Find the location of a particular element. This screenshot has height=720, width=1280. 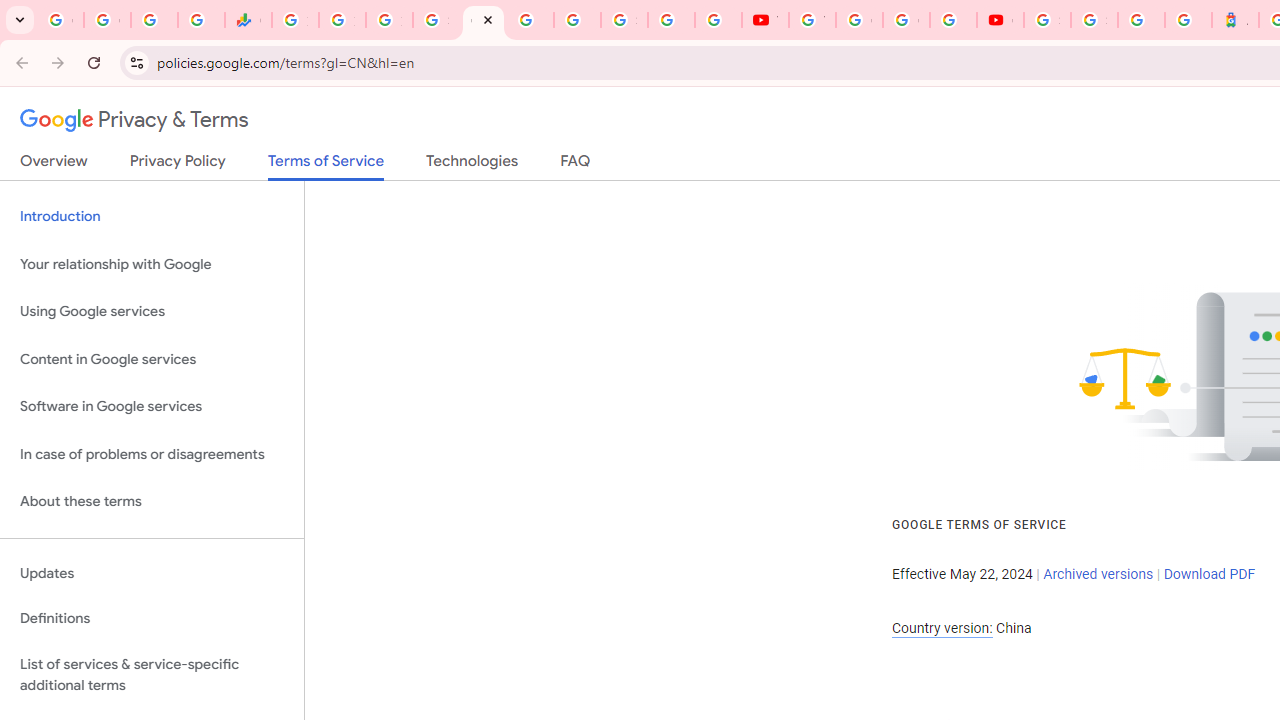

'List of services & service-specific additional terms' is located at coordinates (151, 675).